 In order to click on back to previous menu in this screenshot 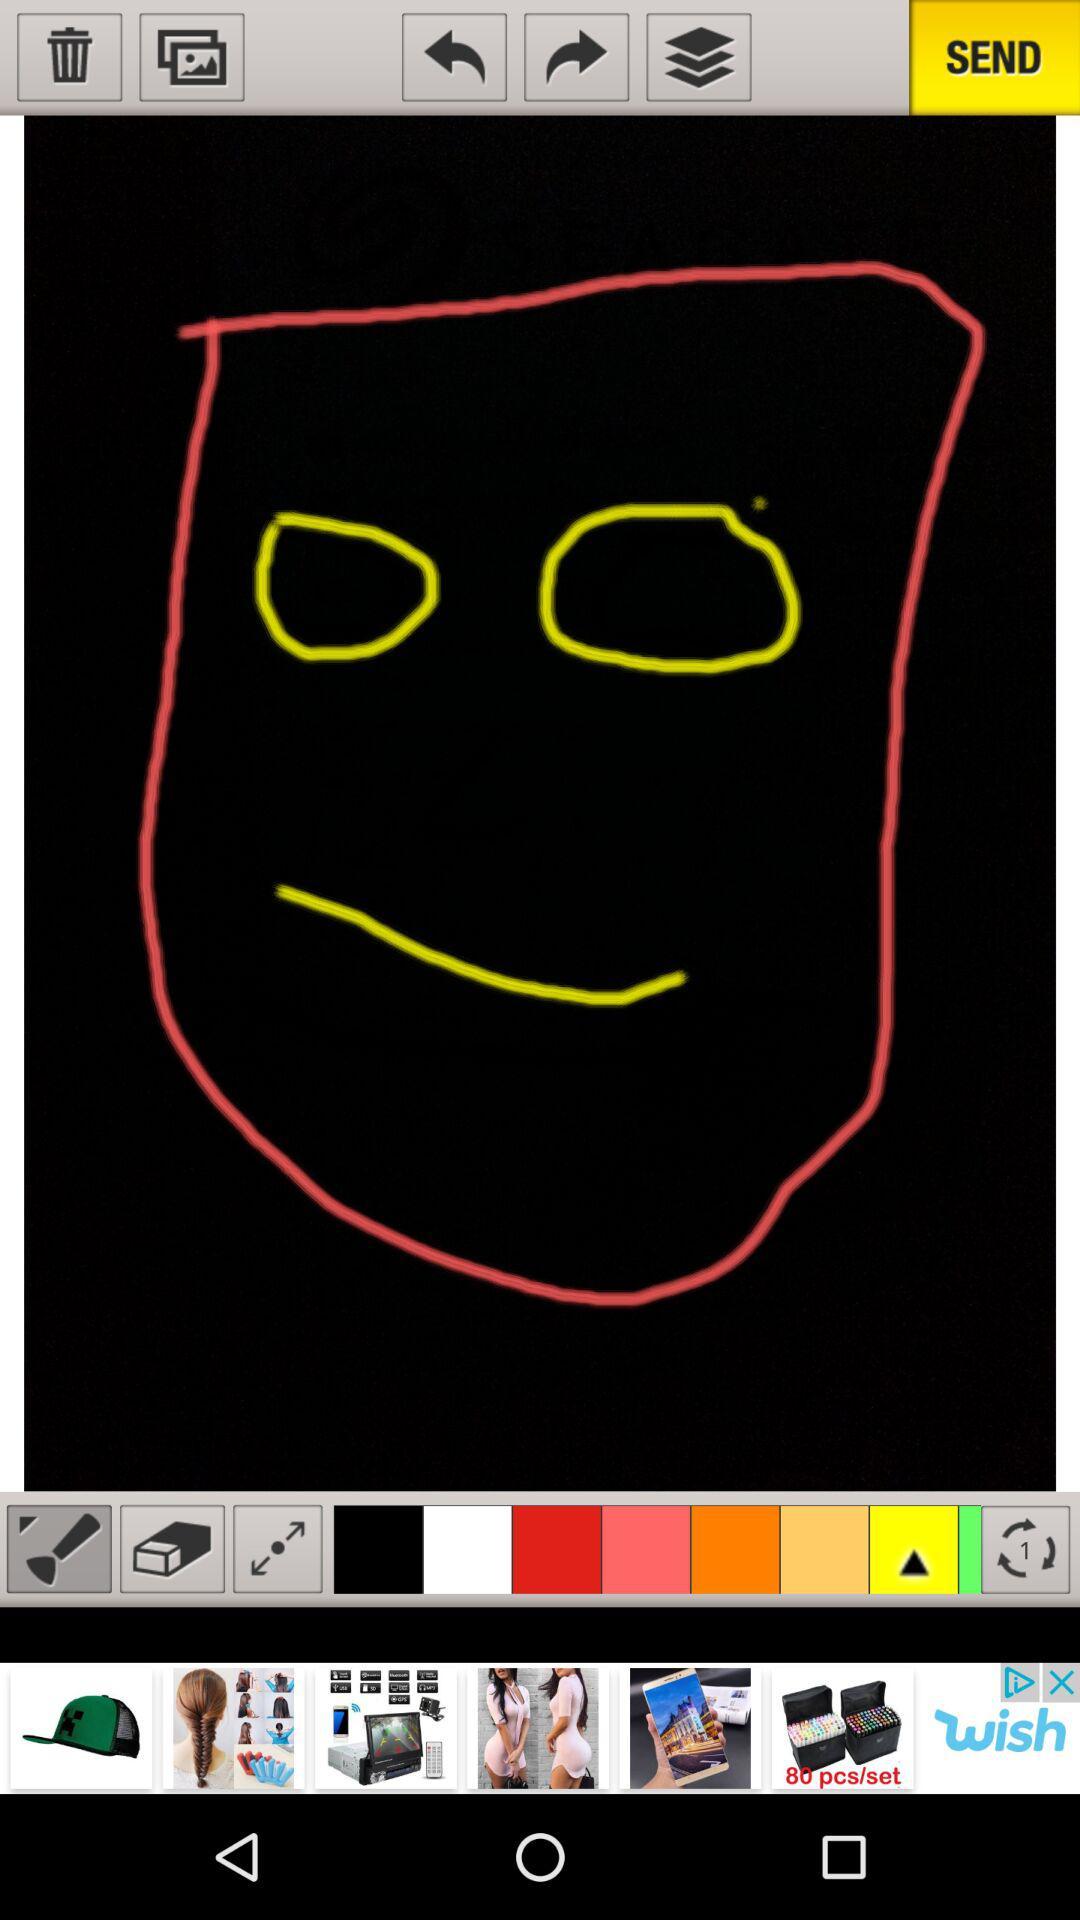, I will do `click(454, 57)`.